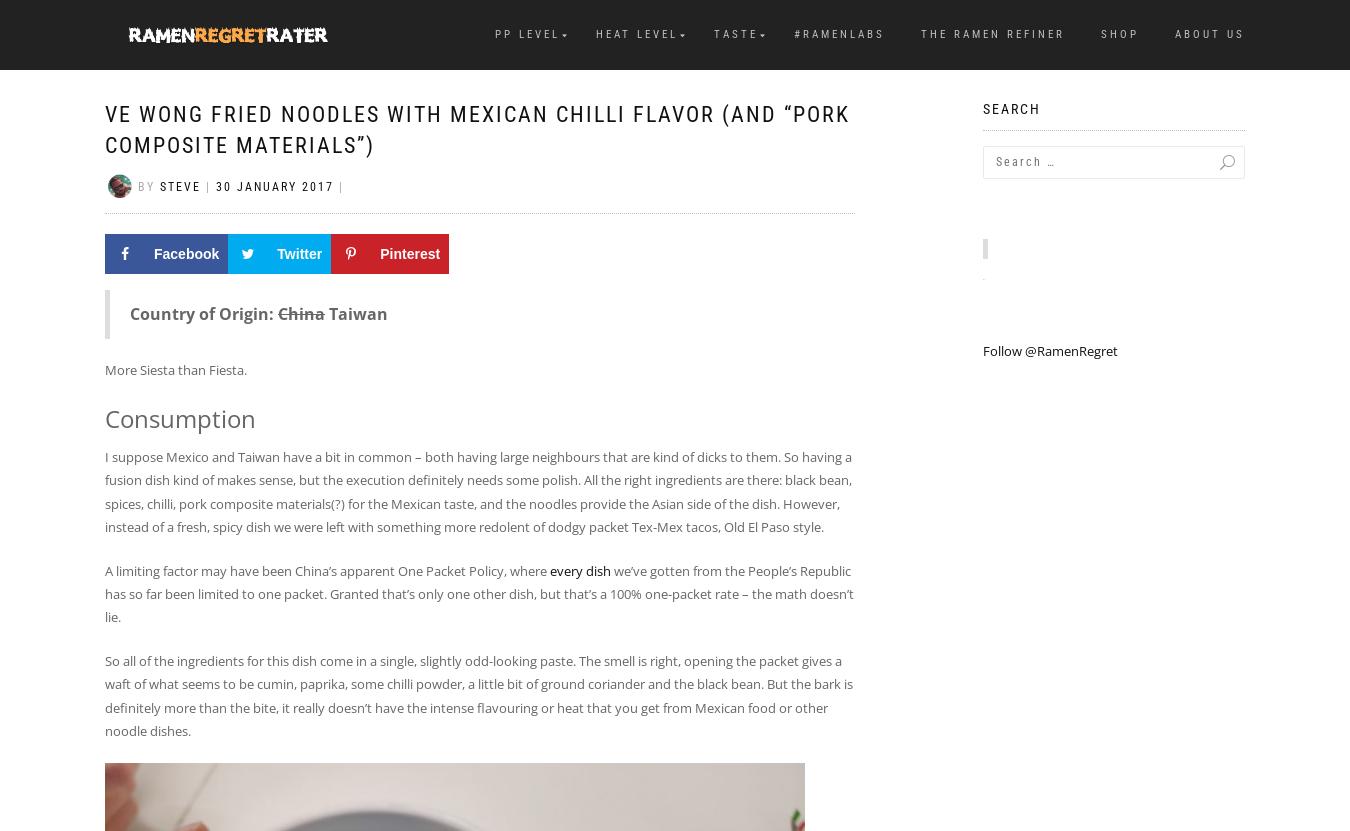  I want to click on 'A limiting factor may have been China’s apparent One Packet Policy, where', so click(104, 569).